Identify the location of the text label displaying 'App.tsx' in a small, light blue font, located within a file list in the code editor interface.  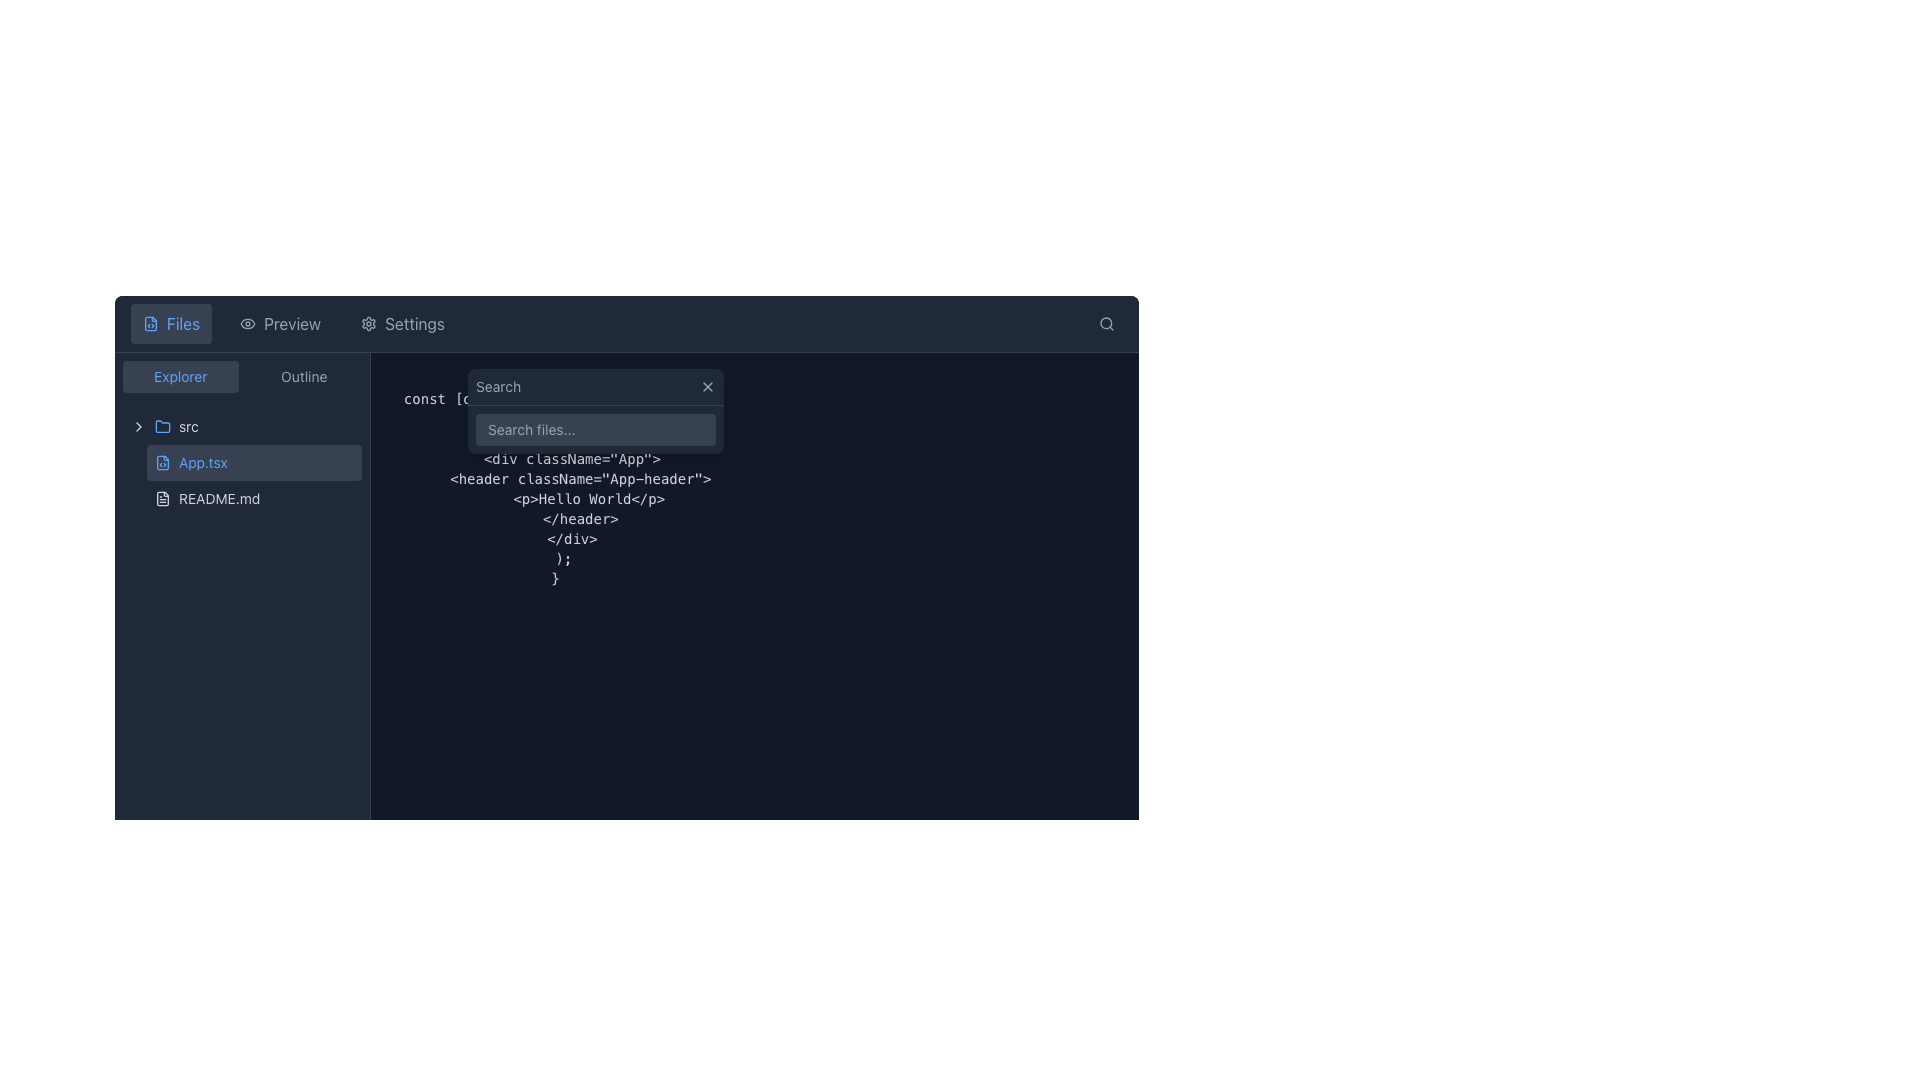
(203, 462).